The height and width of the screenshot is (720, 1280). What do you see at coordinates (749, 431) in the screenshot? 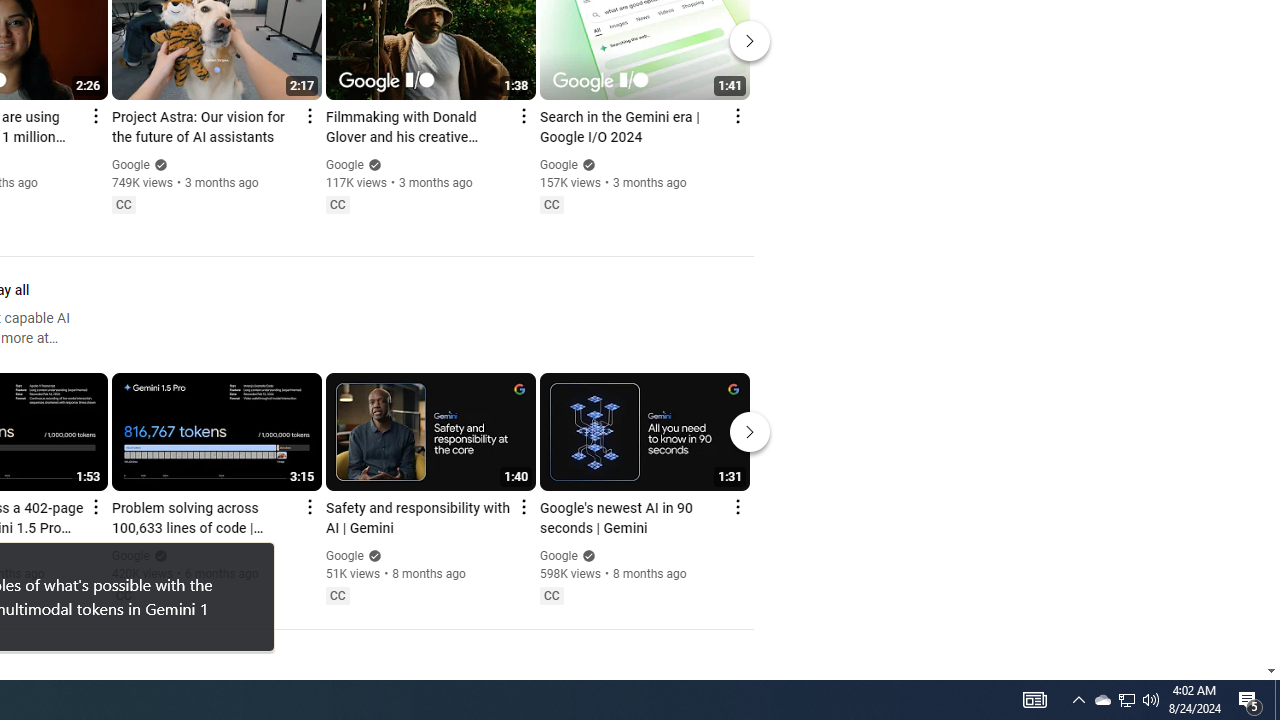
I see `'Next'` at bounding box center [749, 431].